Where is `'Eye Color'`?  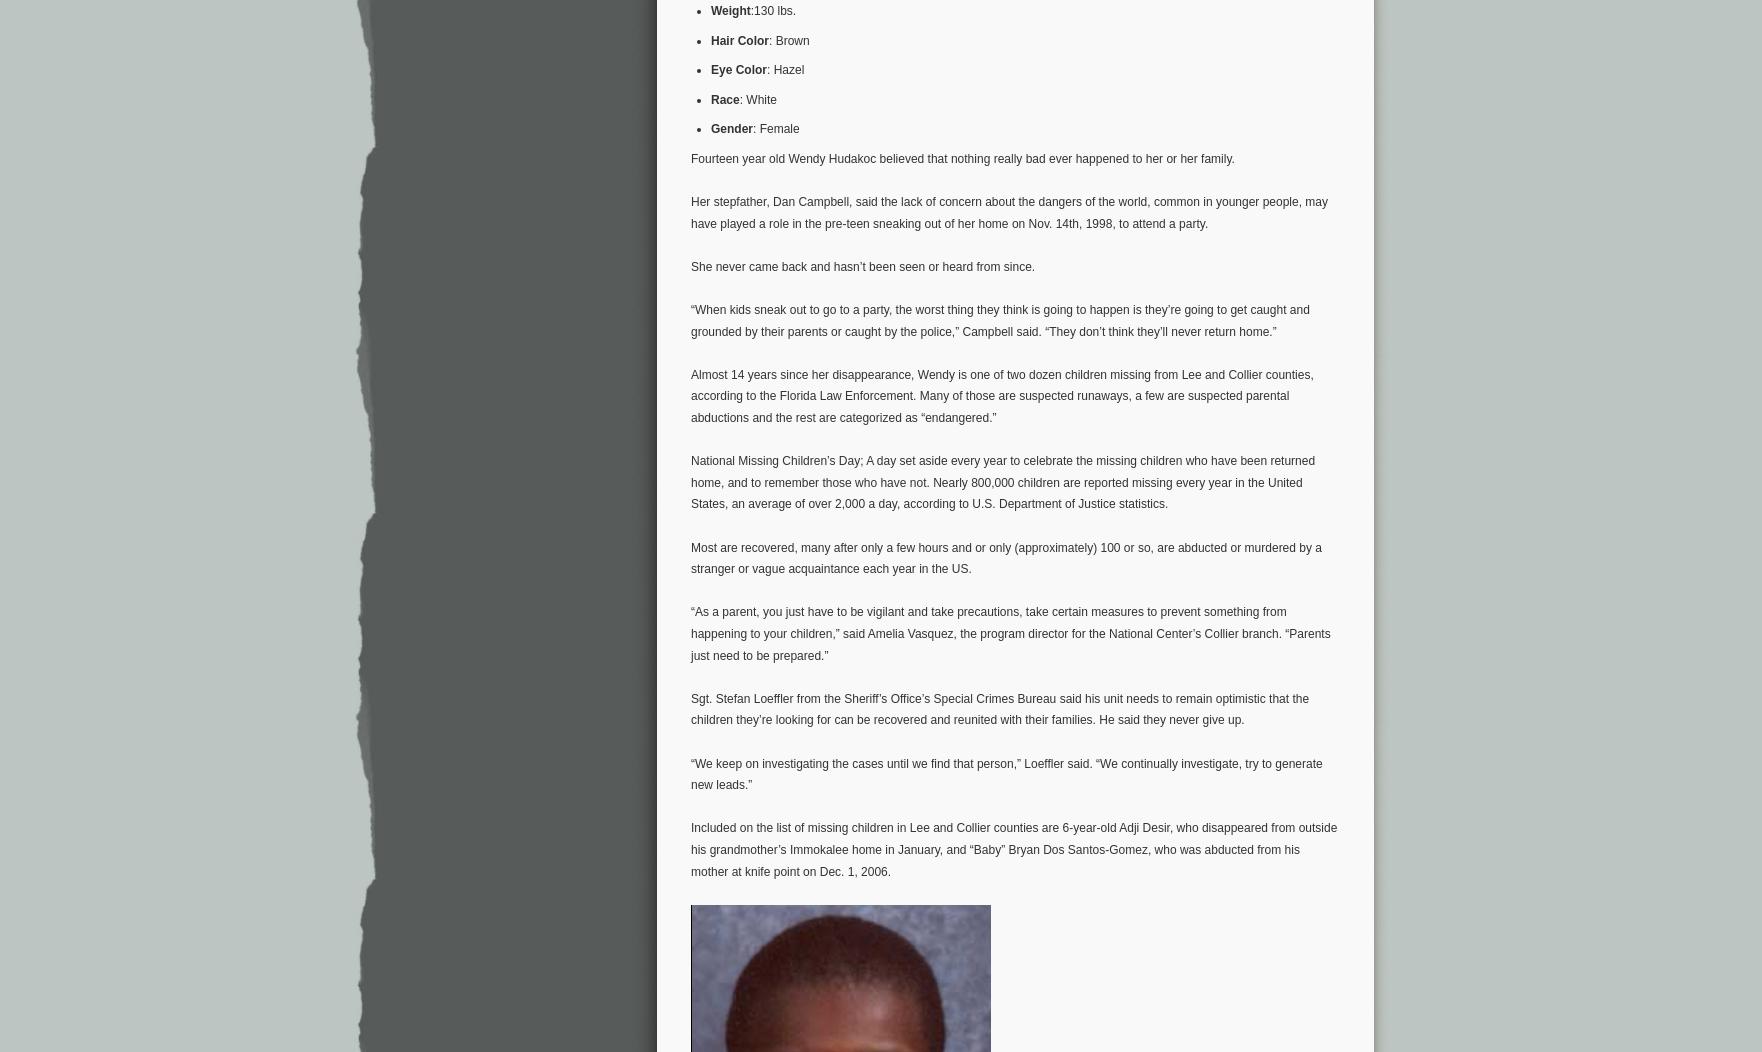
'Eye Color' is located at coordinates (737, 68).